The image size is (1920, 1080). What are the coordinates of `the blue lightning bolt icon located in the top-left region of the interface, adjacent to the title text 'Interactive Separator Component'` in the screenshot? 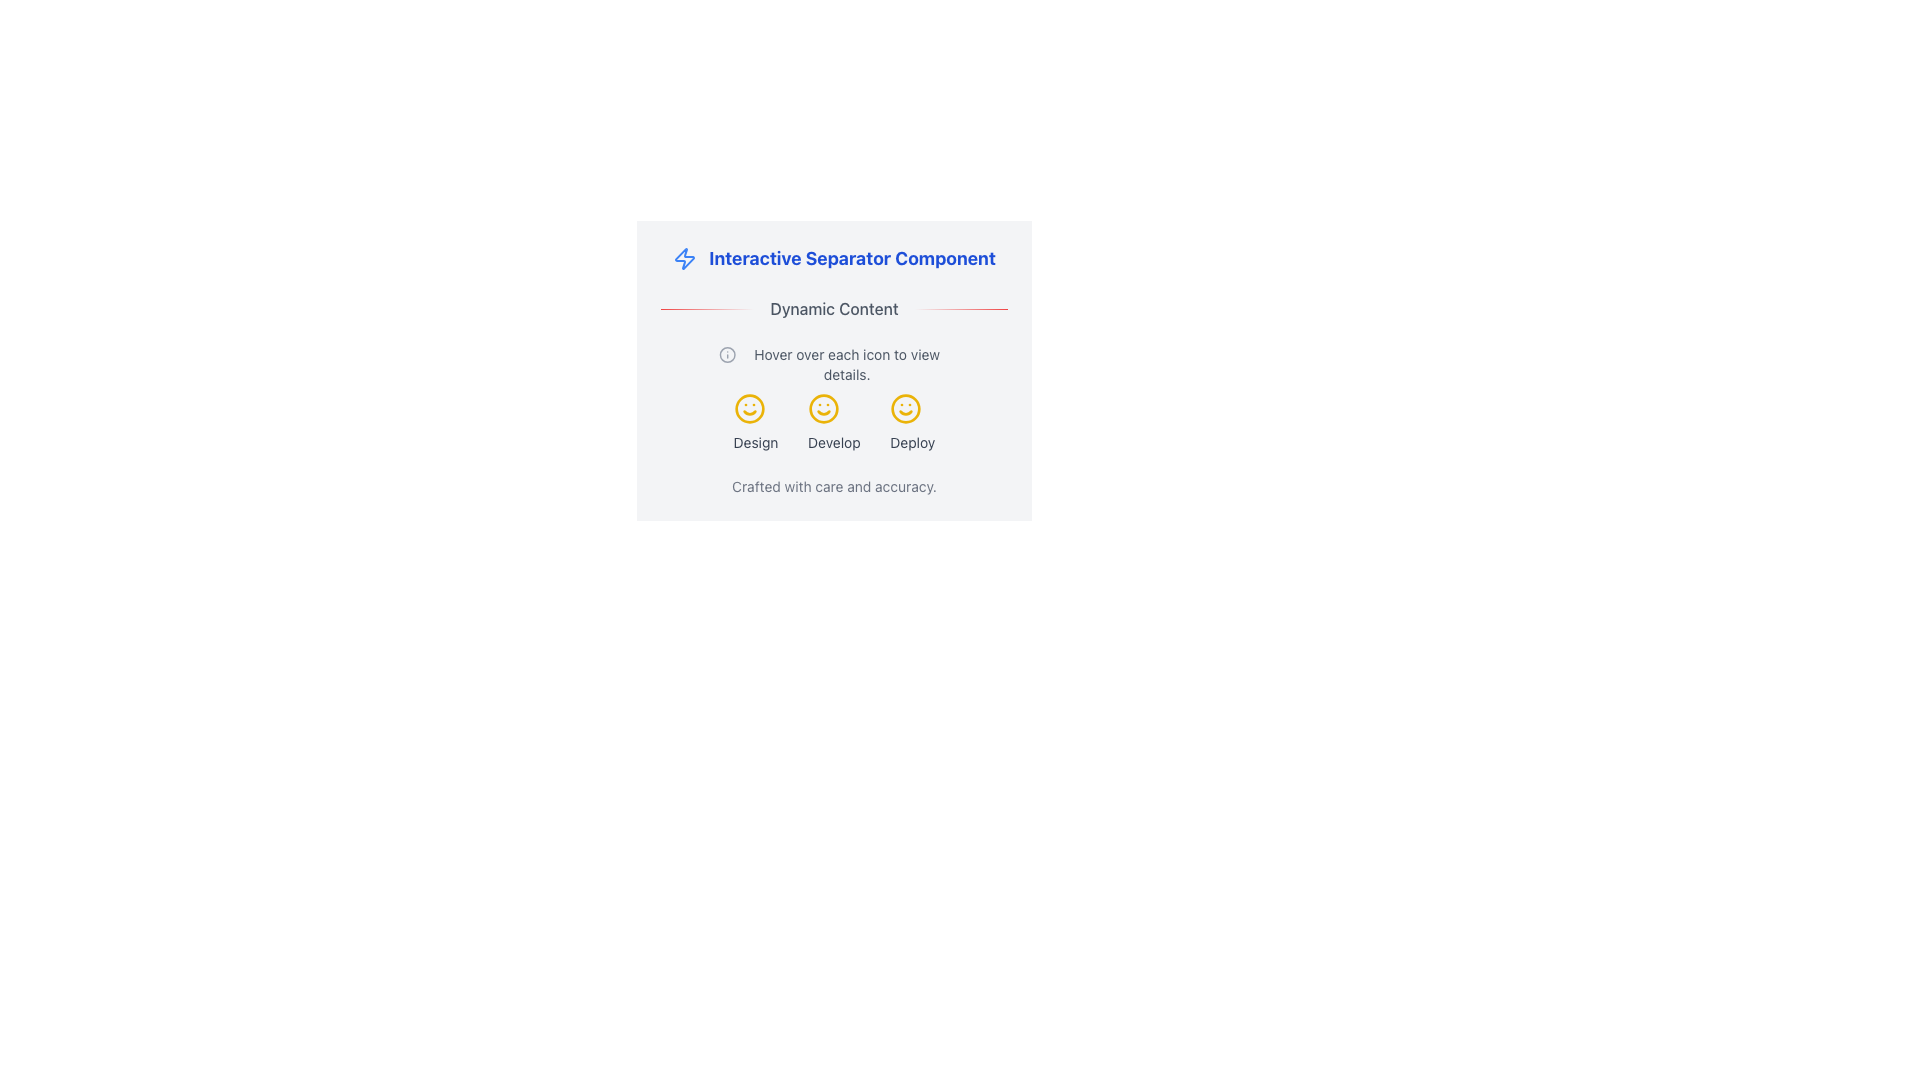 It's located at (685, 257).